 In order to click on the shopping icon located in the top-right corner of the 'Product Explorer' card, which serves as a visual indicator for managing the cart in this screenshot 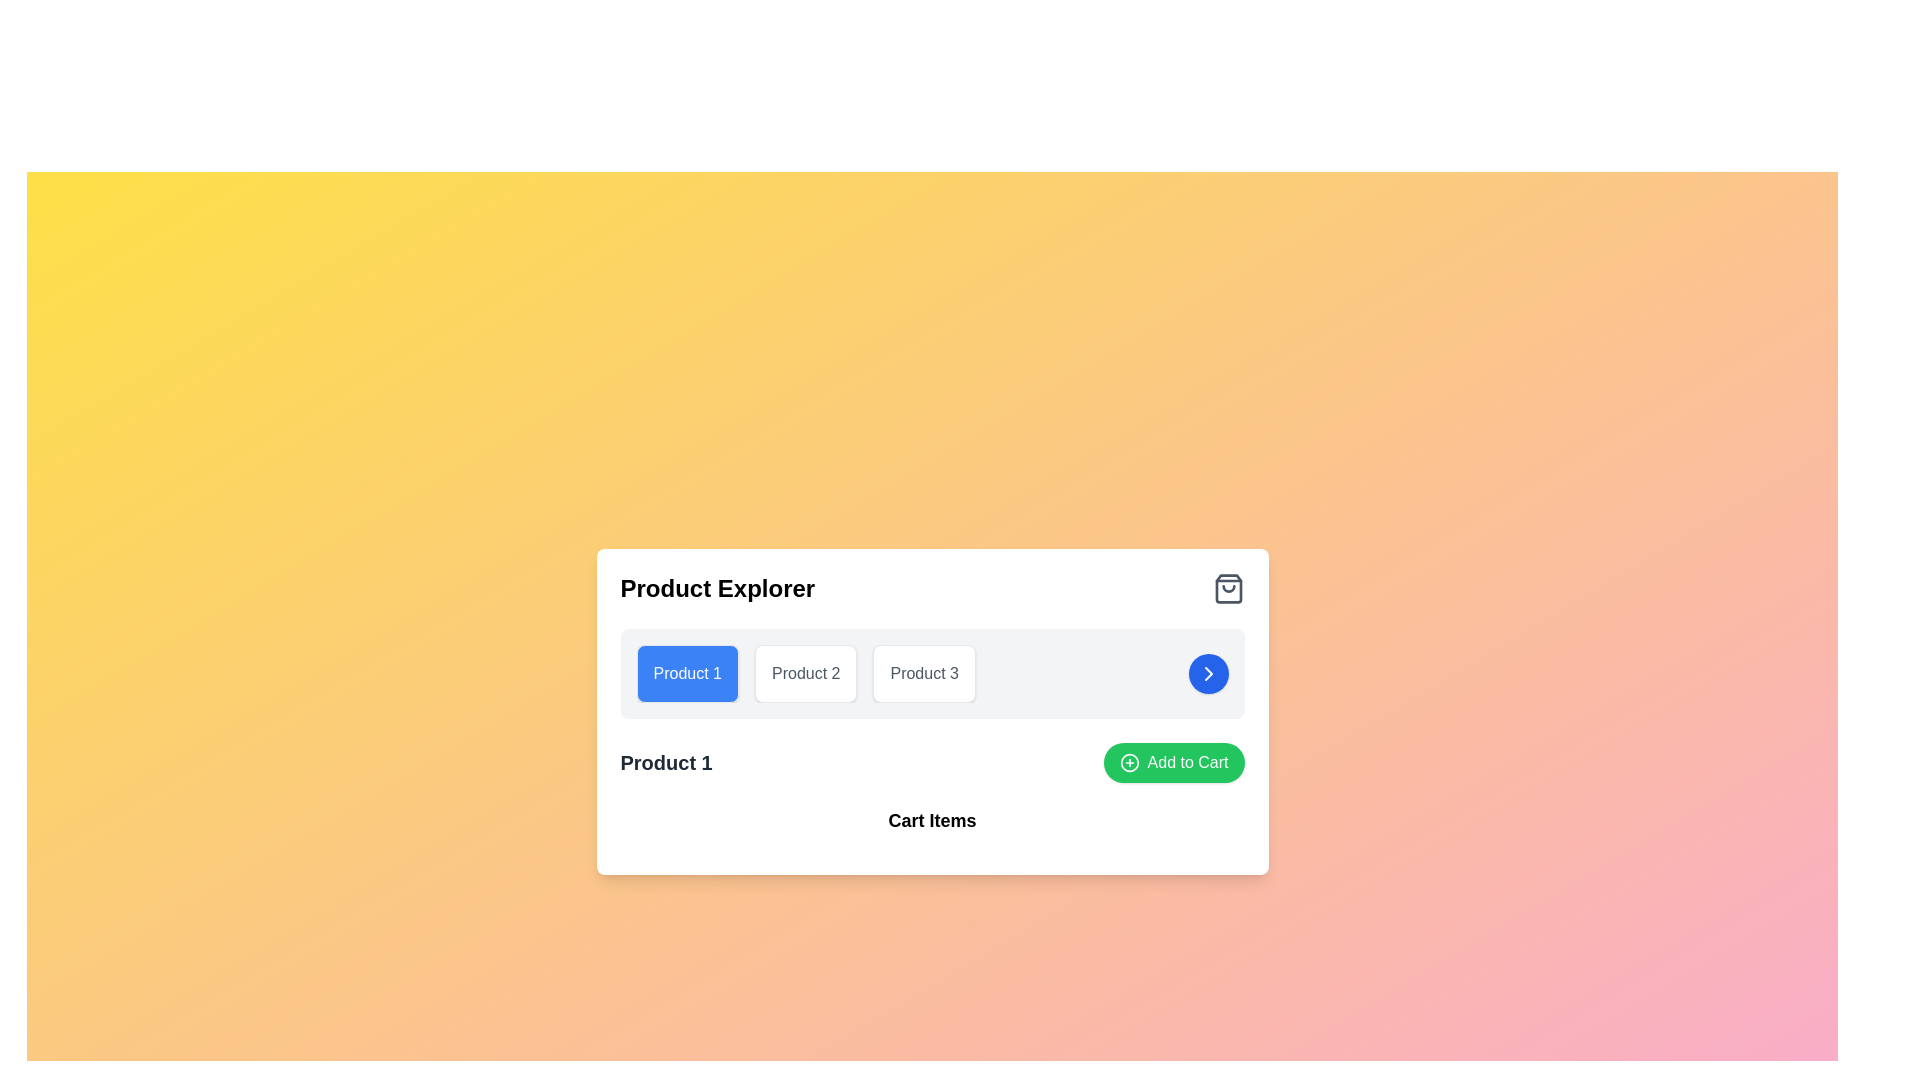, I will do `click(1227, 588)`.